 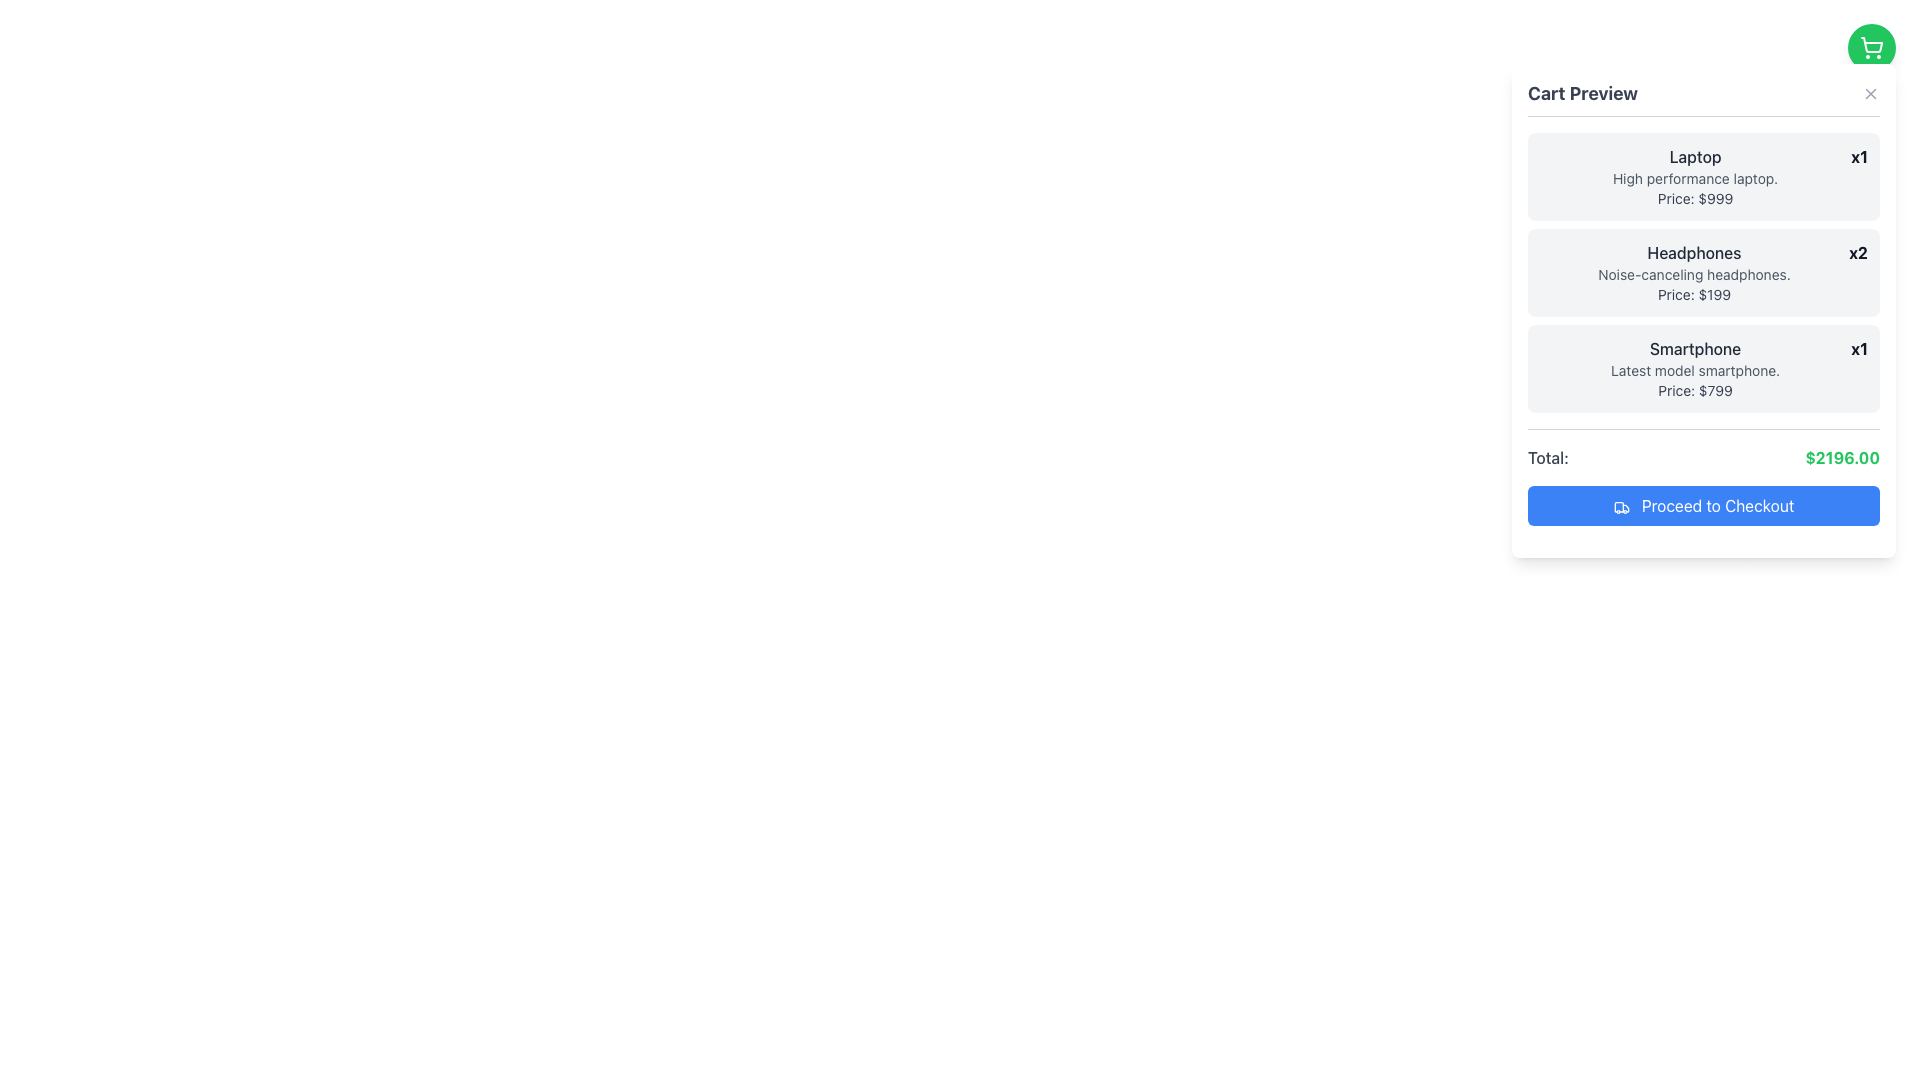 What do you see at coordinates (1870, 93) in the screenshot?
I see `the close button icon (SVG graphic) located at the top right corner of the cart preview panel` at bounding box center [1870, 93].